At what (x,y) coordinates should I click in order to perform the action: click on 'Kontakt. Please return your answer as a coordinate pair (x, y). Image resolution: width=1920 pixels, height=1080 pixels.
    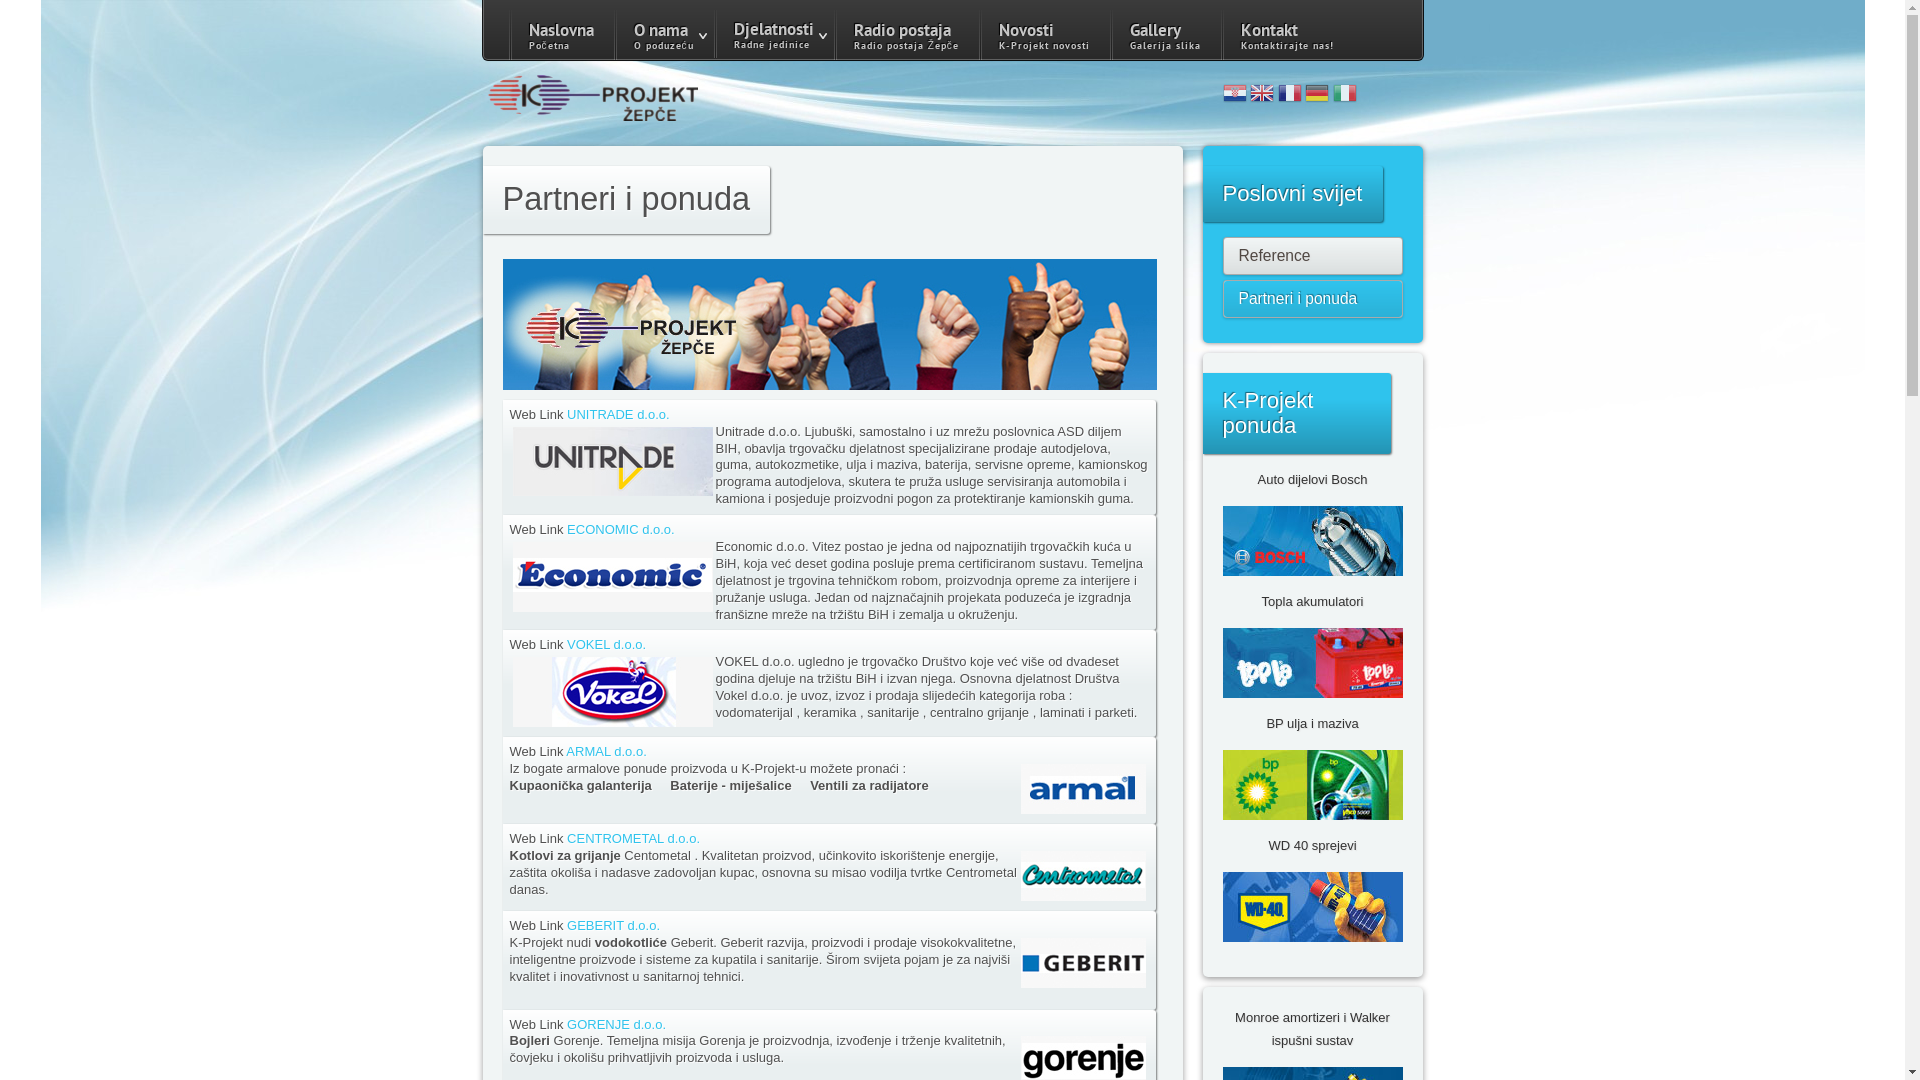
    Looking at the image, I should click on (1287, 34).